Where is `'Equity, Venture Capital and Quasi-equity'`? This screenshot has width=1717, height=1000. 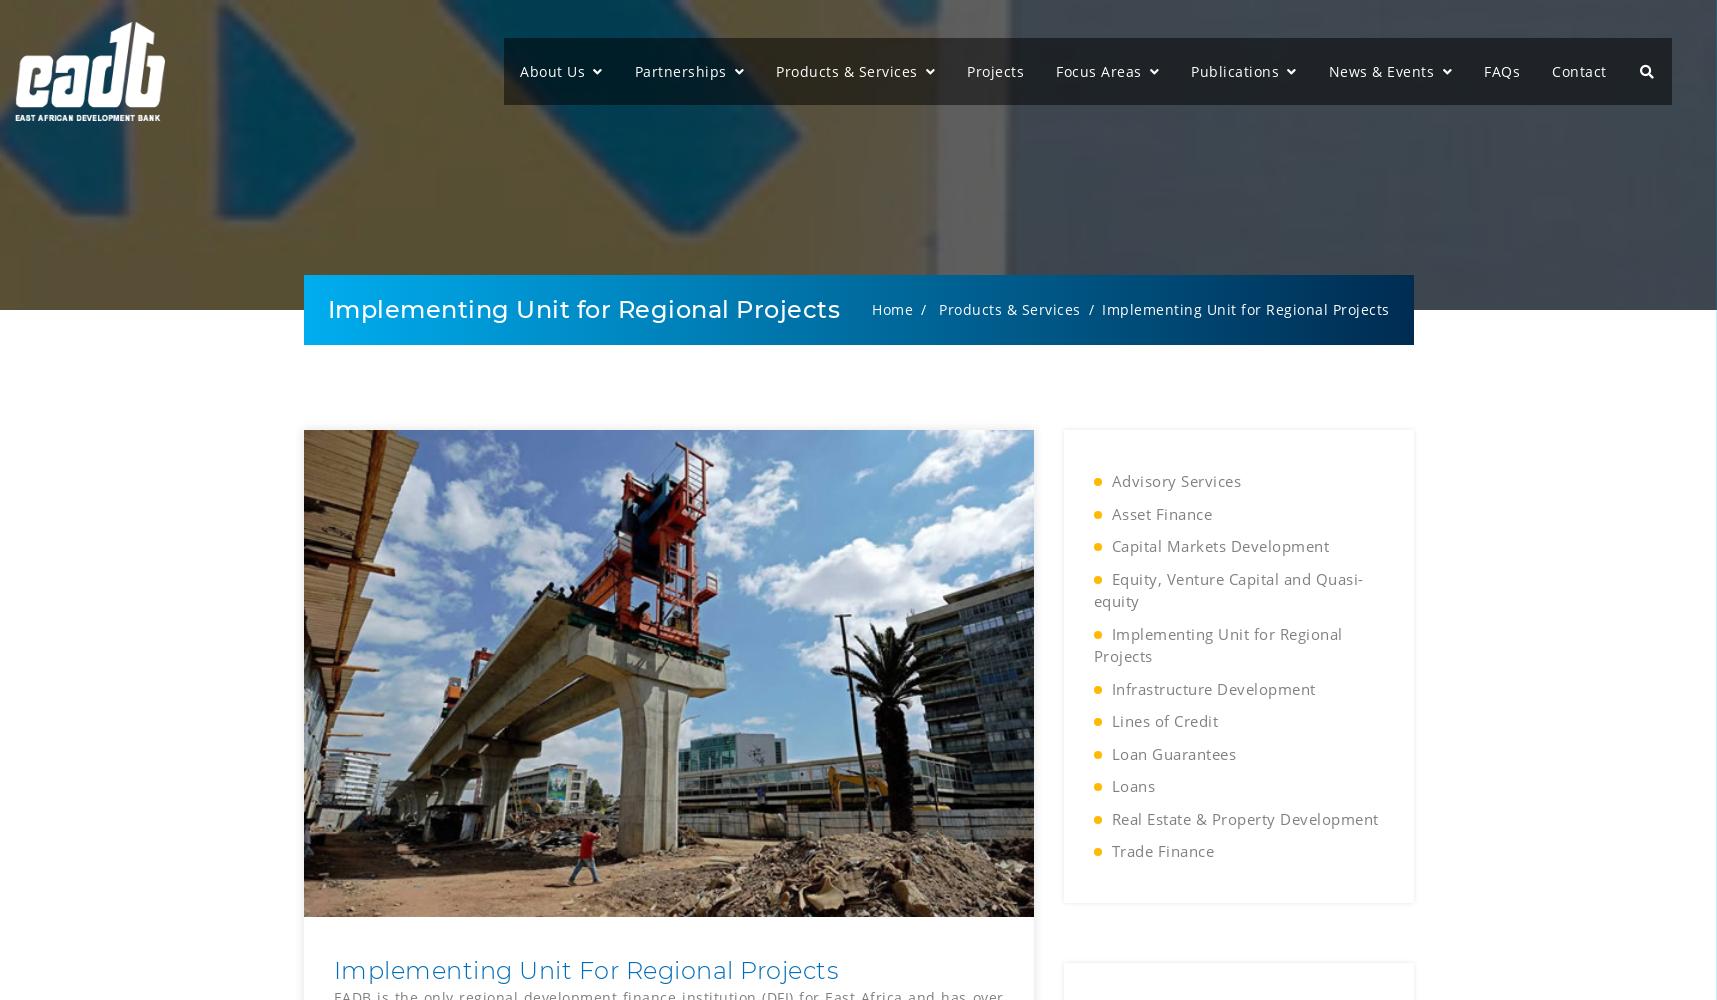
'Equity, Venture Capital and Quasi-equity' is located at coordinates (1226, 588).